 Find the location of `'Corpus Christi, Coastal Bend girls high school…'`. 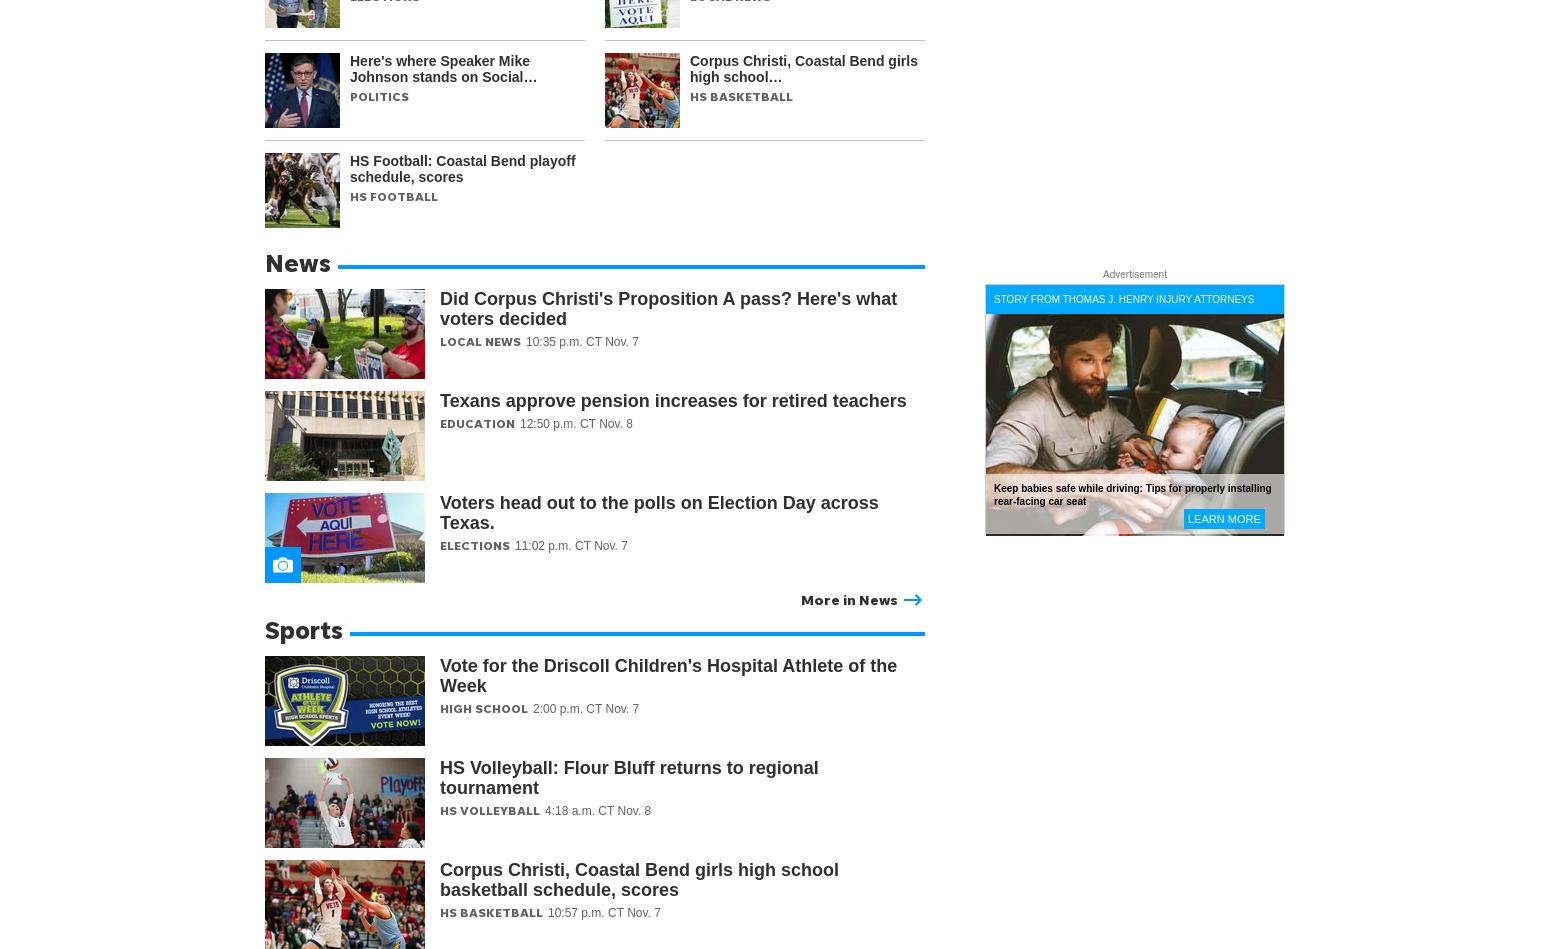

'Corpus Christi, Coastal Bend girls high school…' is located at coordinates (802, 68).